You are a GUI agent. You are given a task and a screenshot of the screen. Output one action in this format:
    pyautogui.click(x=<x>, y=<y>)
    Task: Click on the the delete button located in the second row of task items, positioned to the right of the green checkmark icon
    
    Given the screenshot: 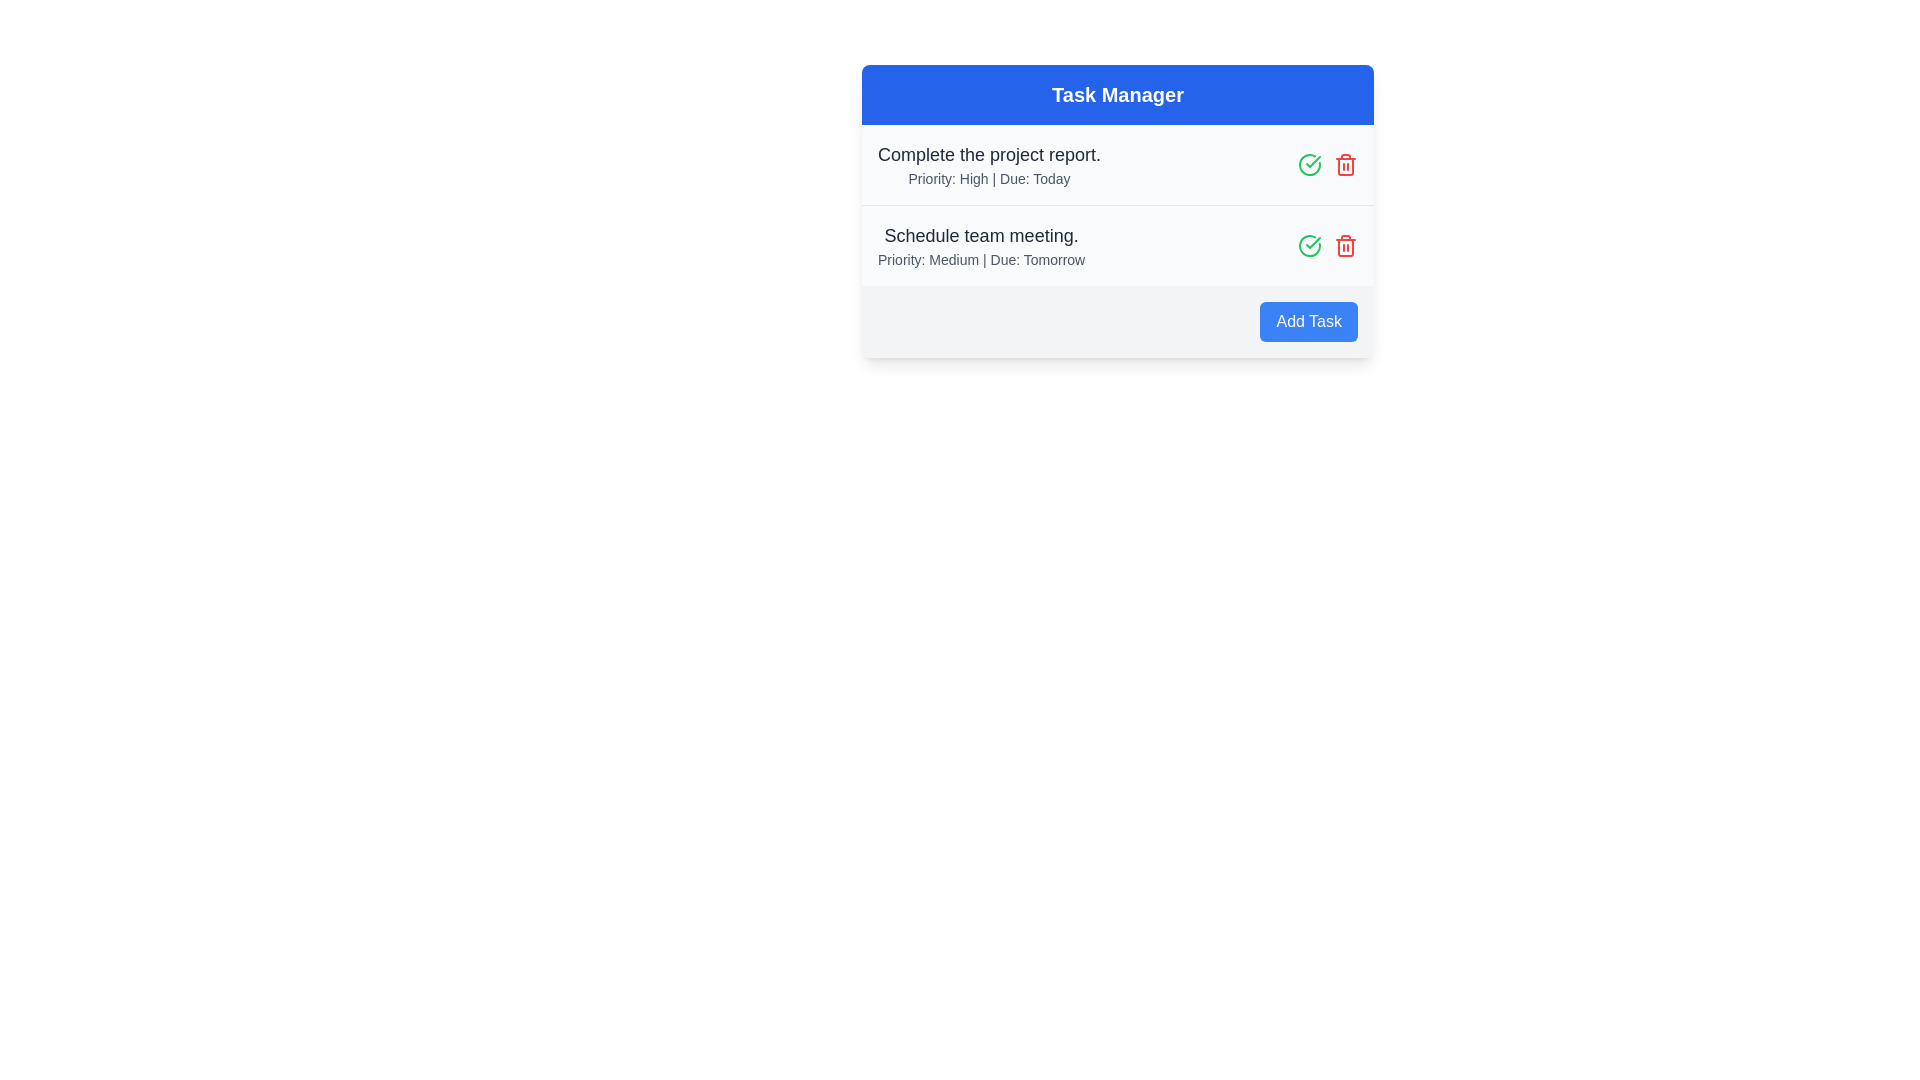 What is the action you would take?
    pyautogui.click(x=1345, y=245)
    